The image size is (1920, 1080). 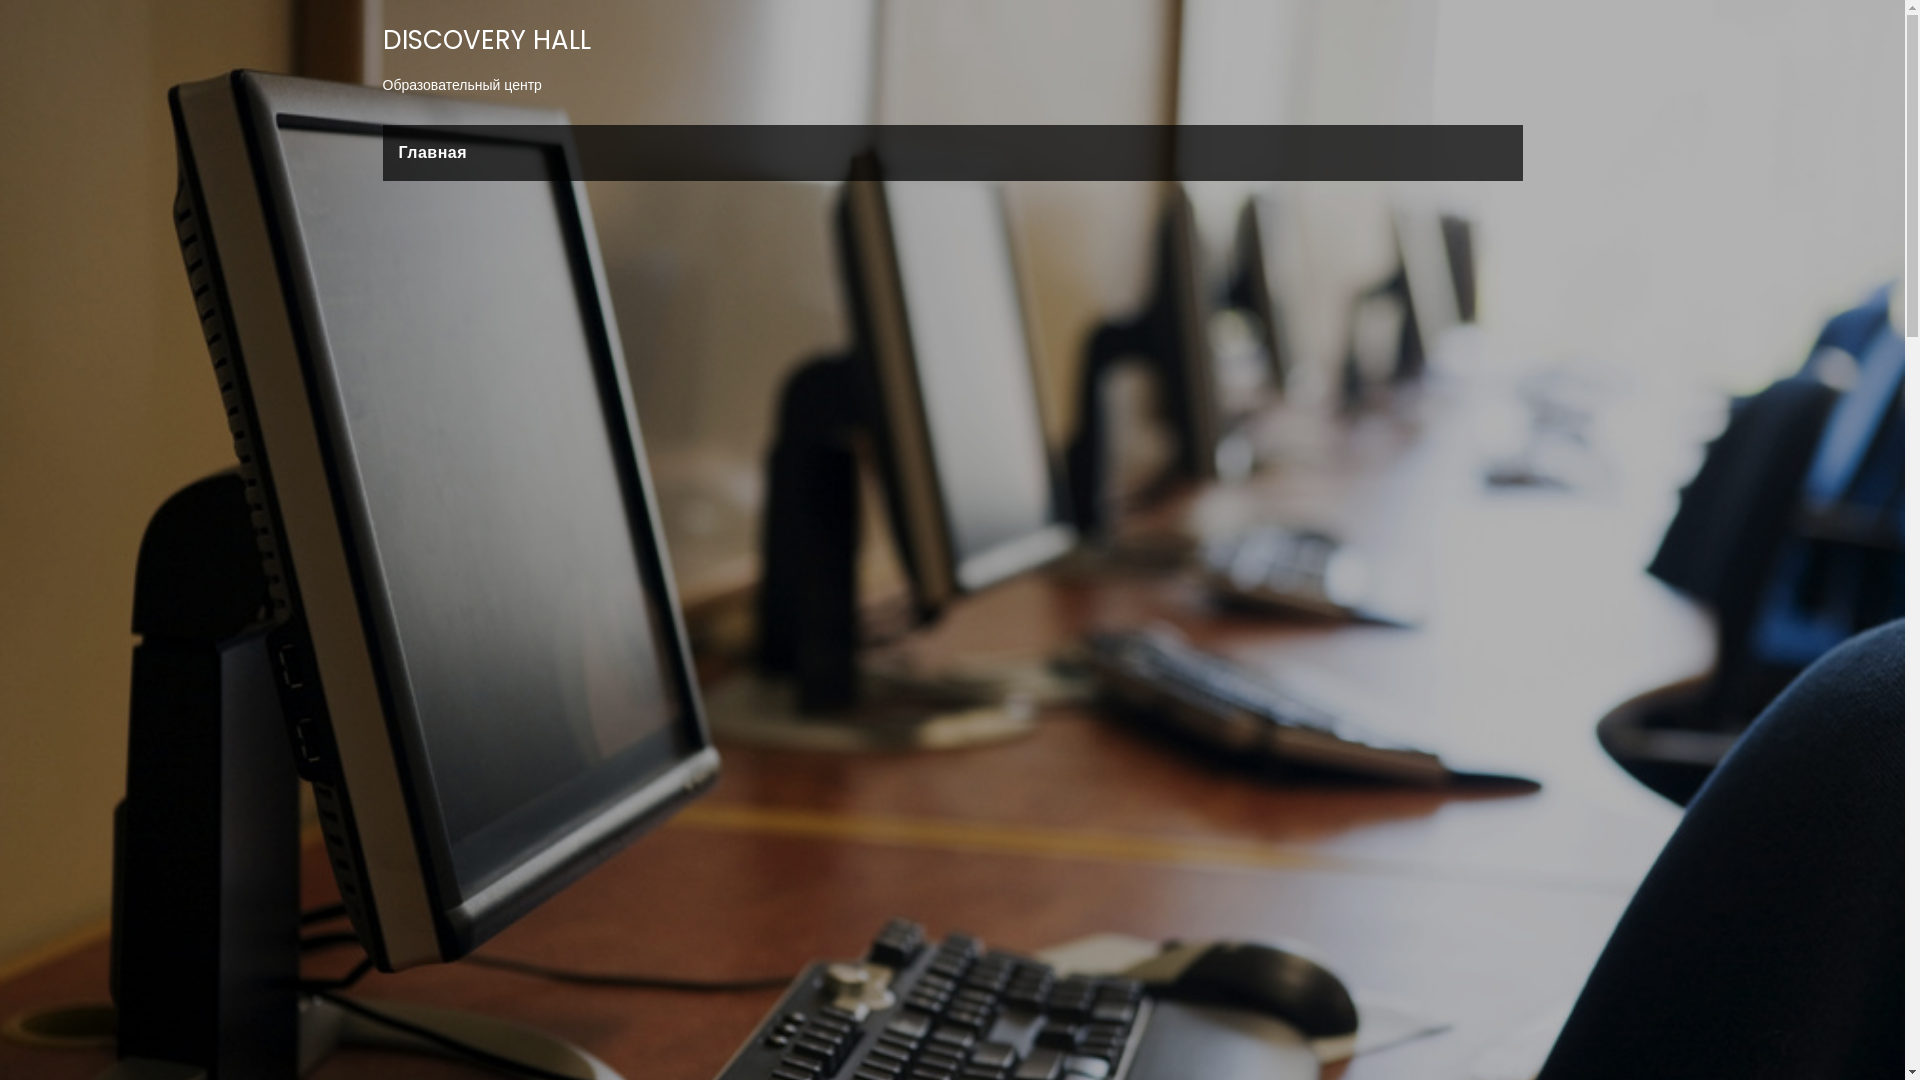 What do you see at coordinates (485, 39) in the screenshot?
I see `'DISCOVERY HALL'` at bounding box center [485, 39].